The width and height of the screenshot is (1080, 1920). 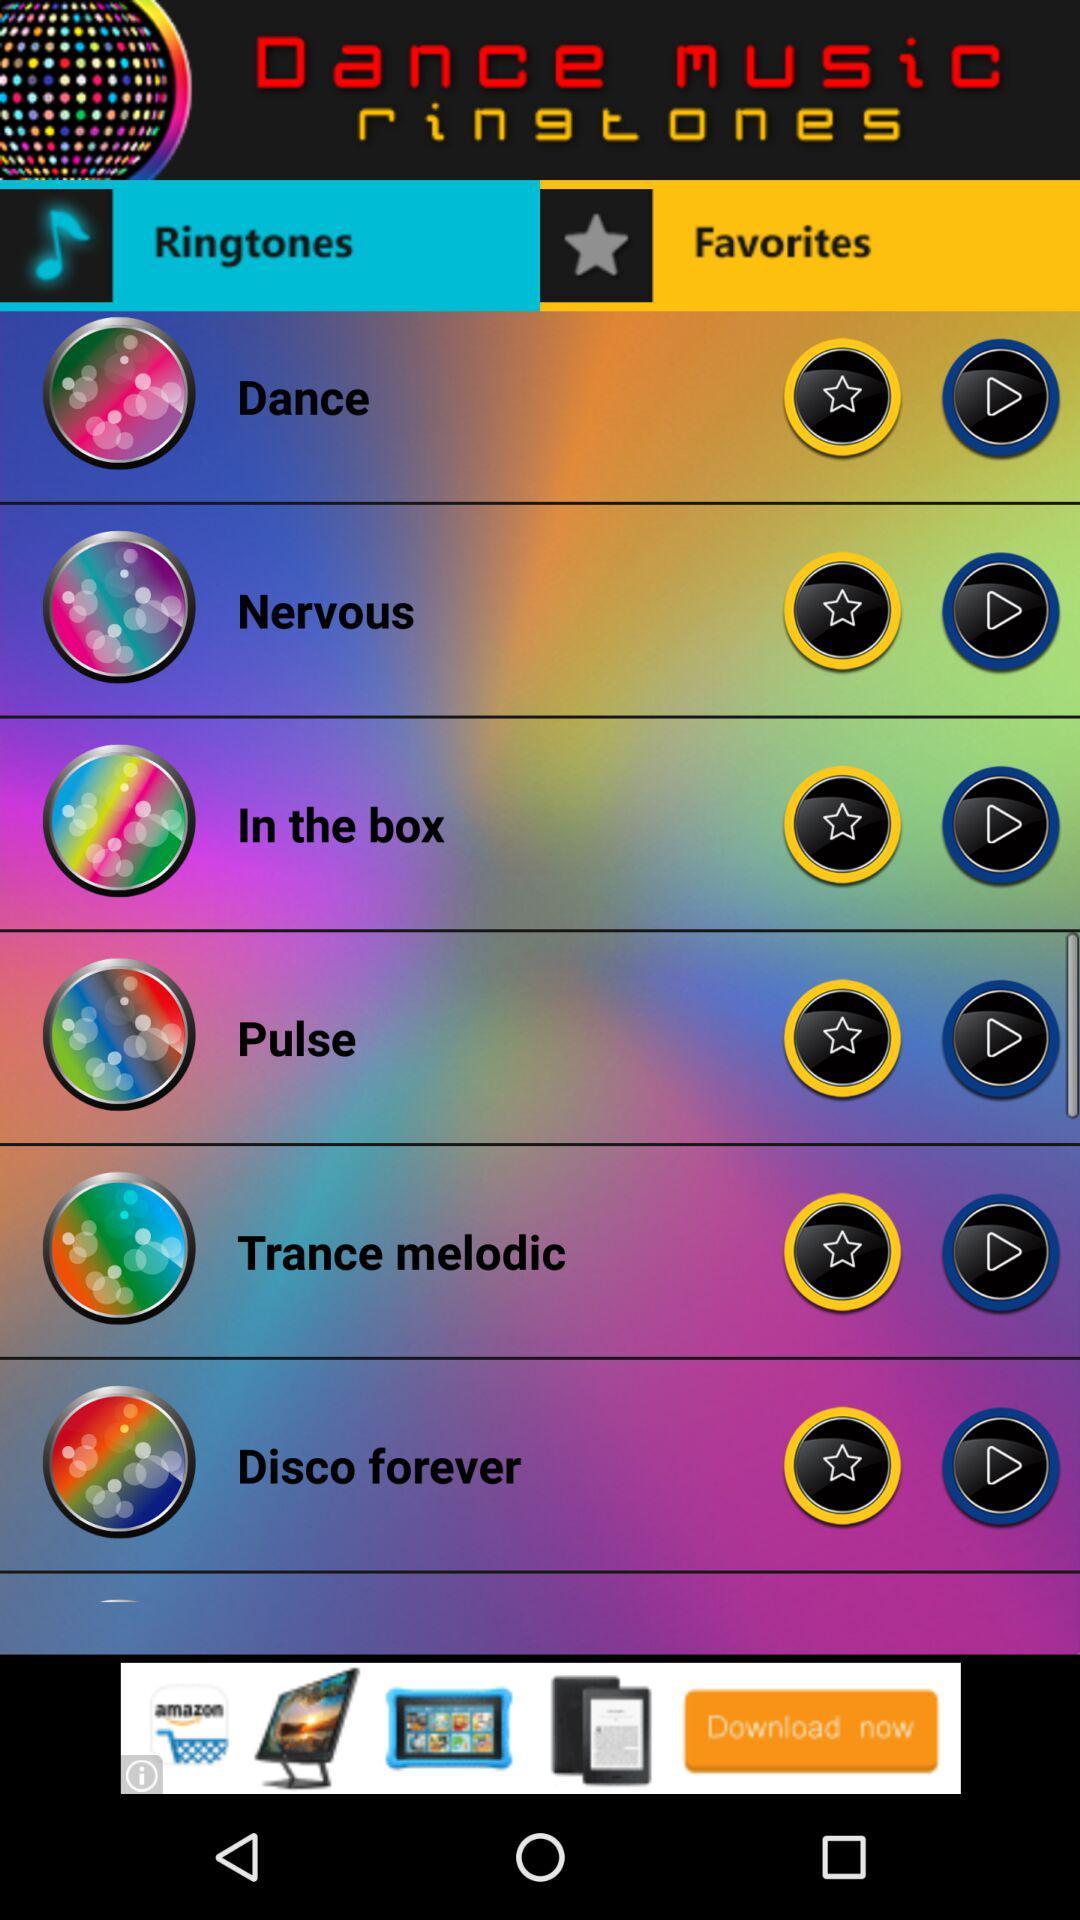 I want to click on to favourites, so click(x=843, y=594).